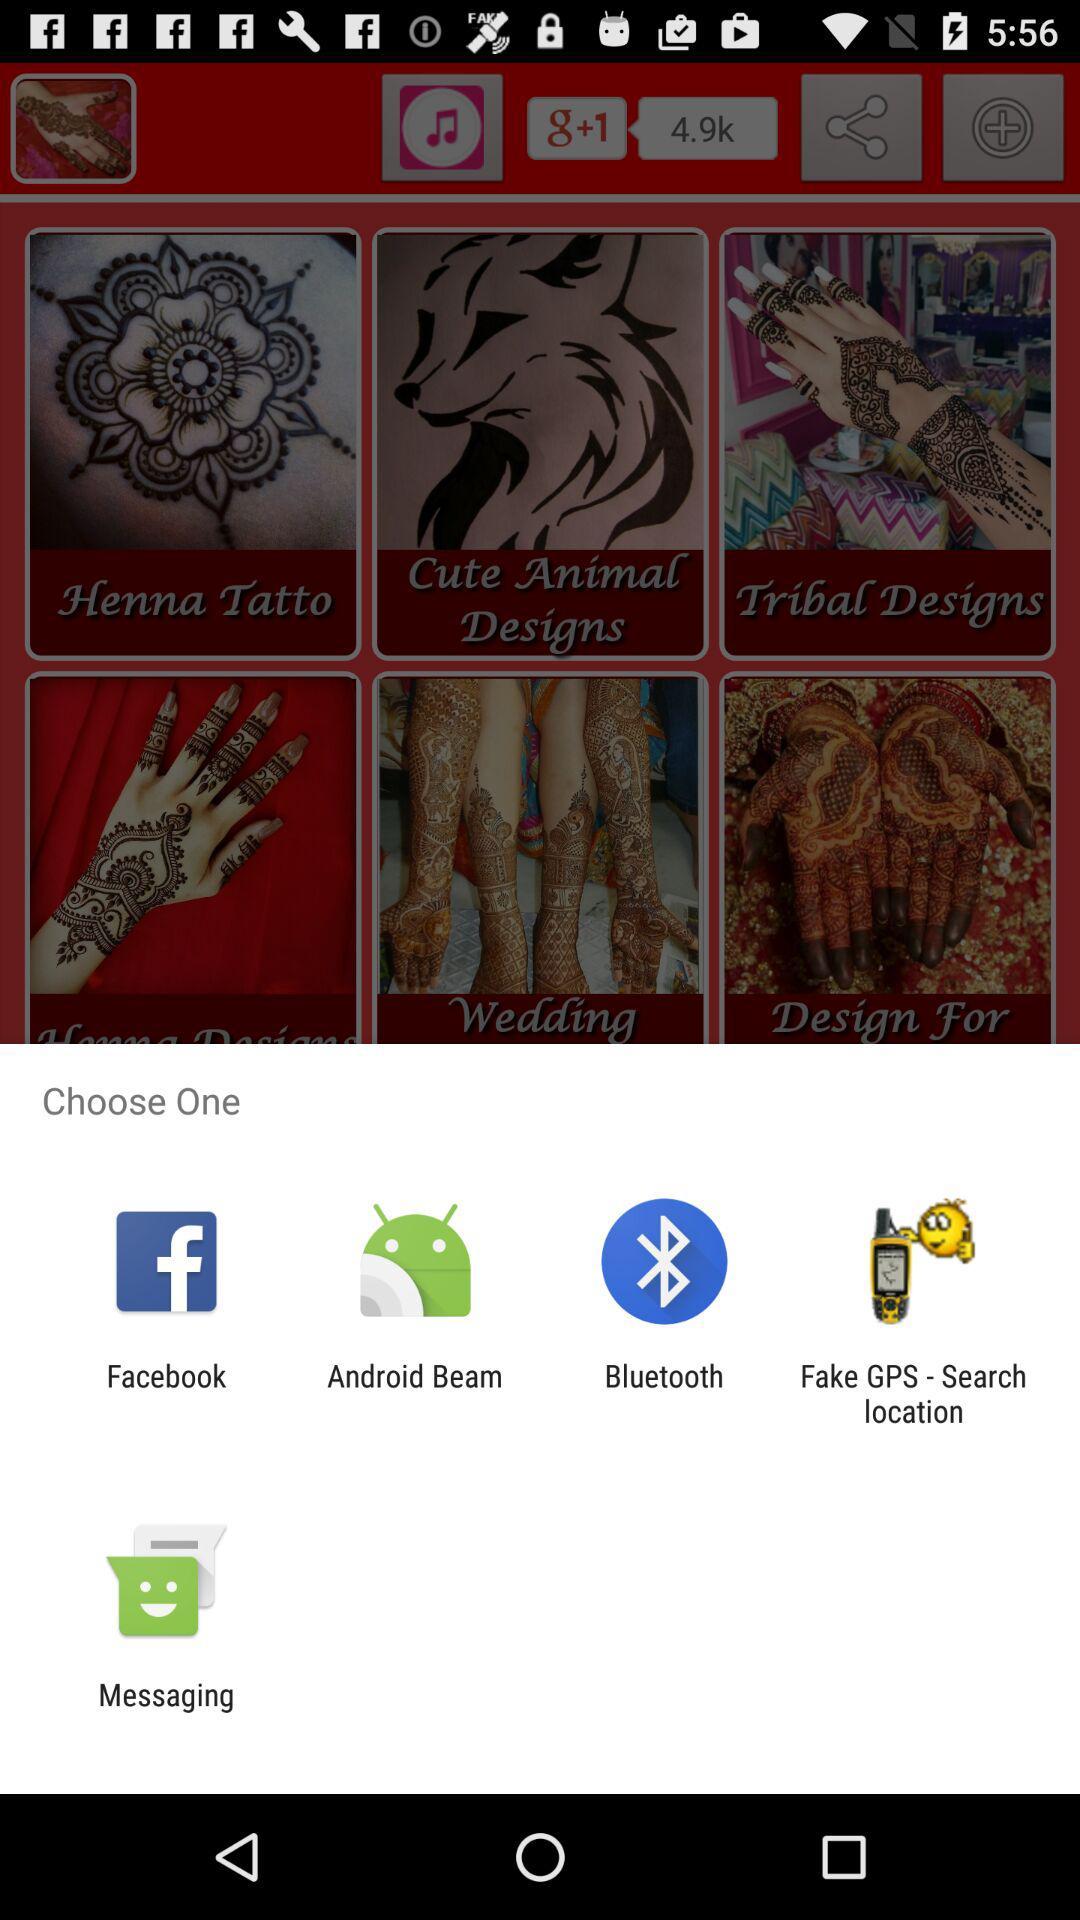  What do you see at coordinates (414, 1392) in the screenshot?
I see `icon next to facebook icon` at bounding box center [414, 1392].